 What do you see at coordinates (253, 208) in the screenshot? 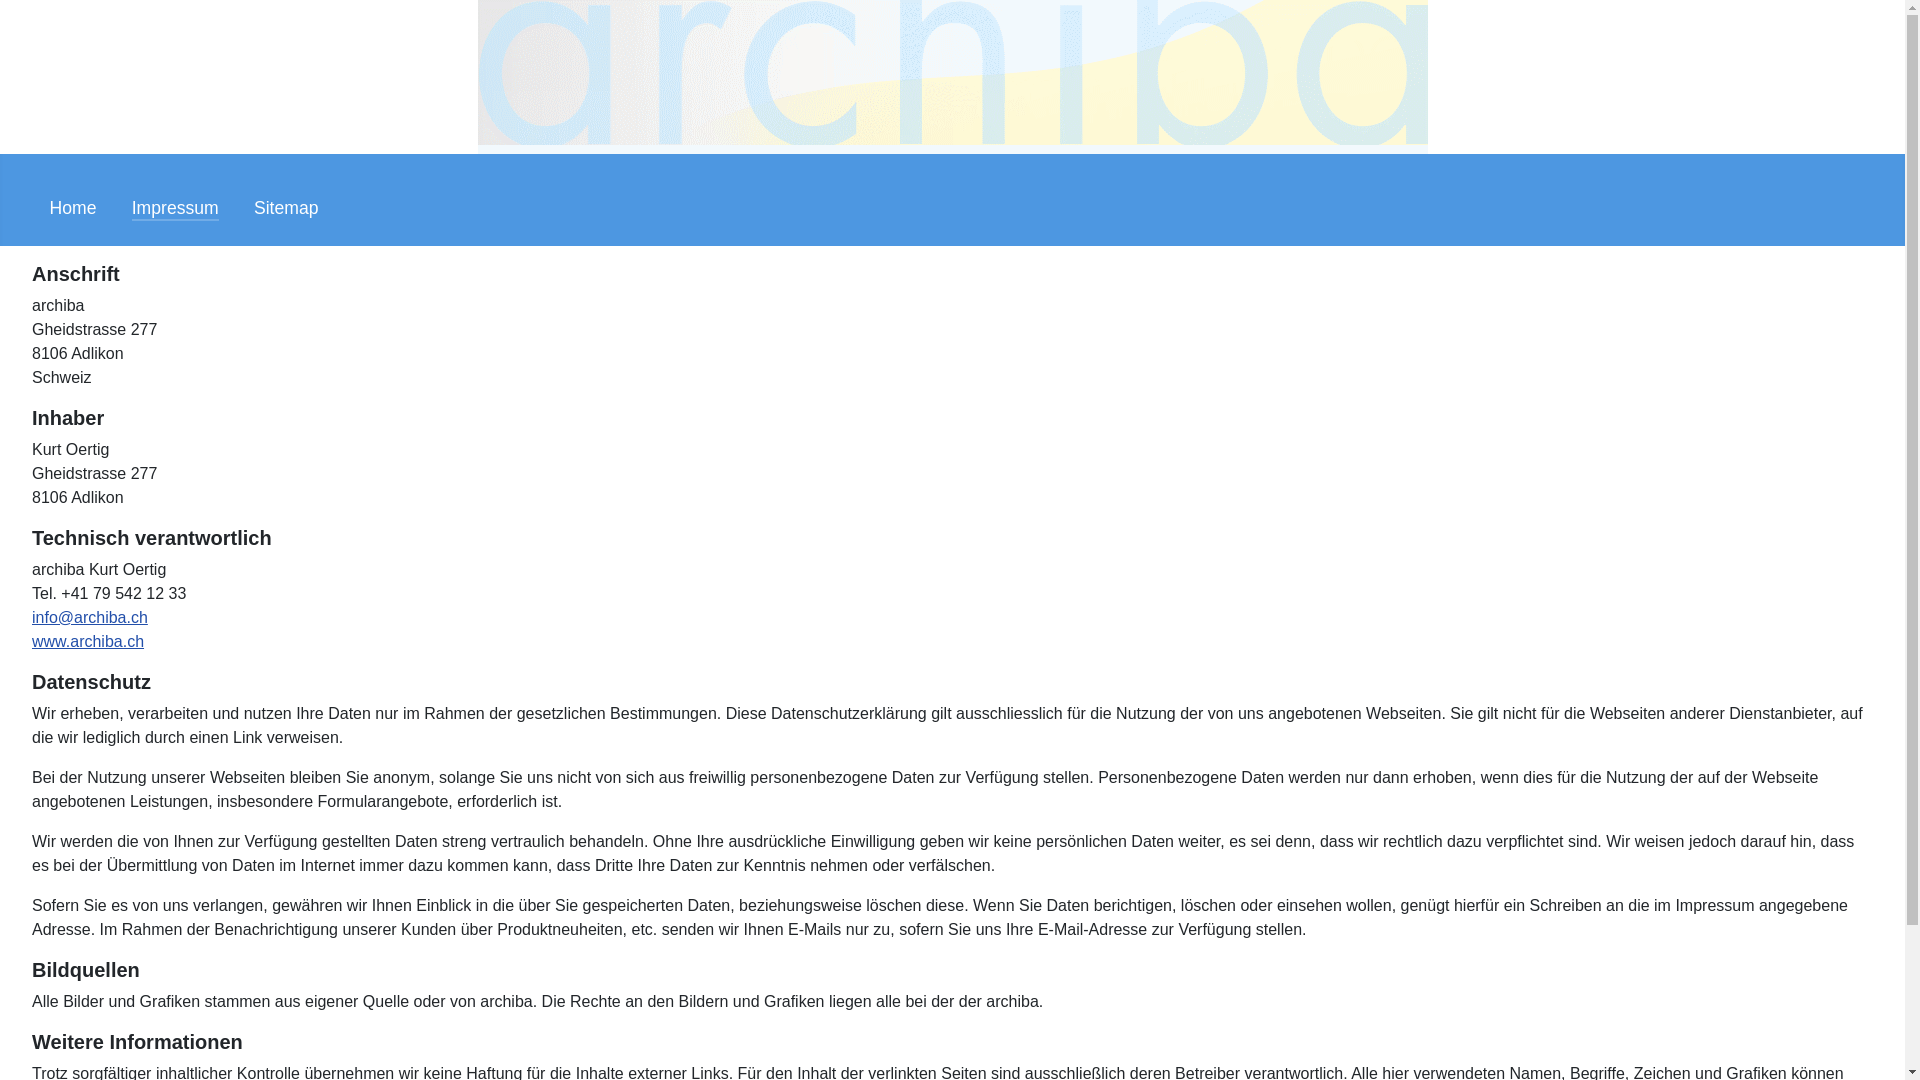
I see `'Sitemap'` at bounding box center [253, 208].